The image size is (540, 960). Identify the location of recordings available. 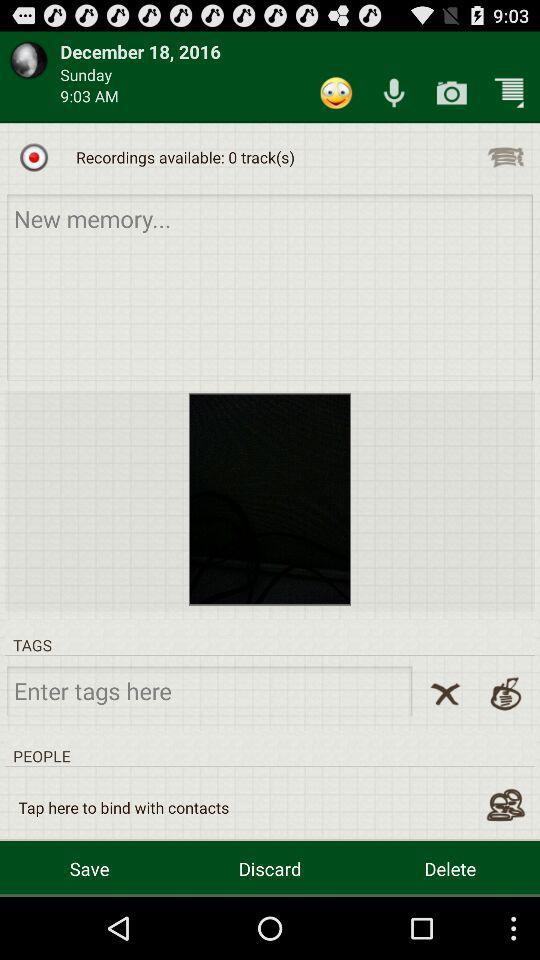
(33, 156).